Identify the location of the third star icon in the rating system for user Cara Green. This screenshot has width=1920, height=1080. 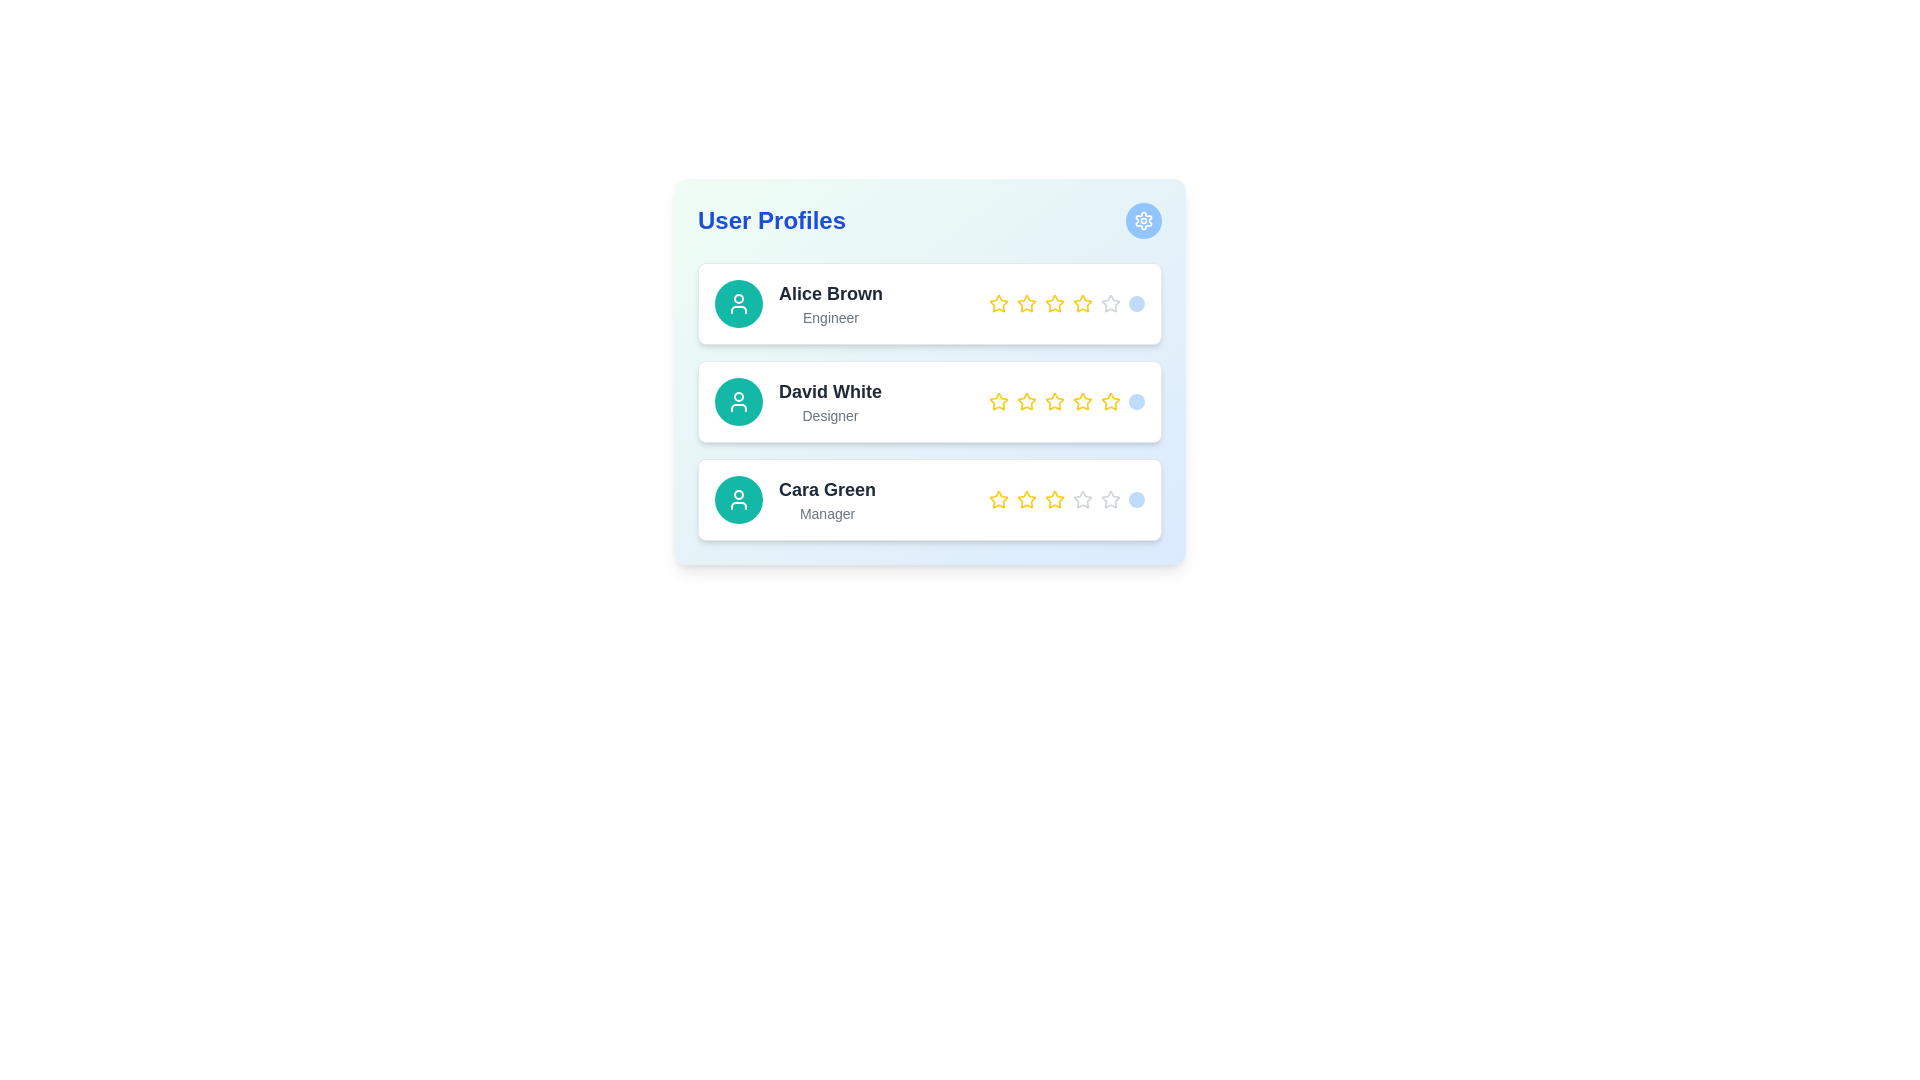
(1109, 498).